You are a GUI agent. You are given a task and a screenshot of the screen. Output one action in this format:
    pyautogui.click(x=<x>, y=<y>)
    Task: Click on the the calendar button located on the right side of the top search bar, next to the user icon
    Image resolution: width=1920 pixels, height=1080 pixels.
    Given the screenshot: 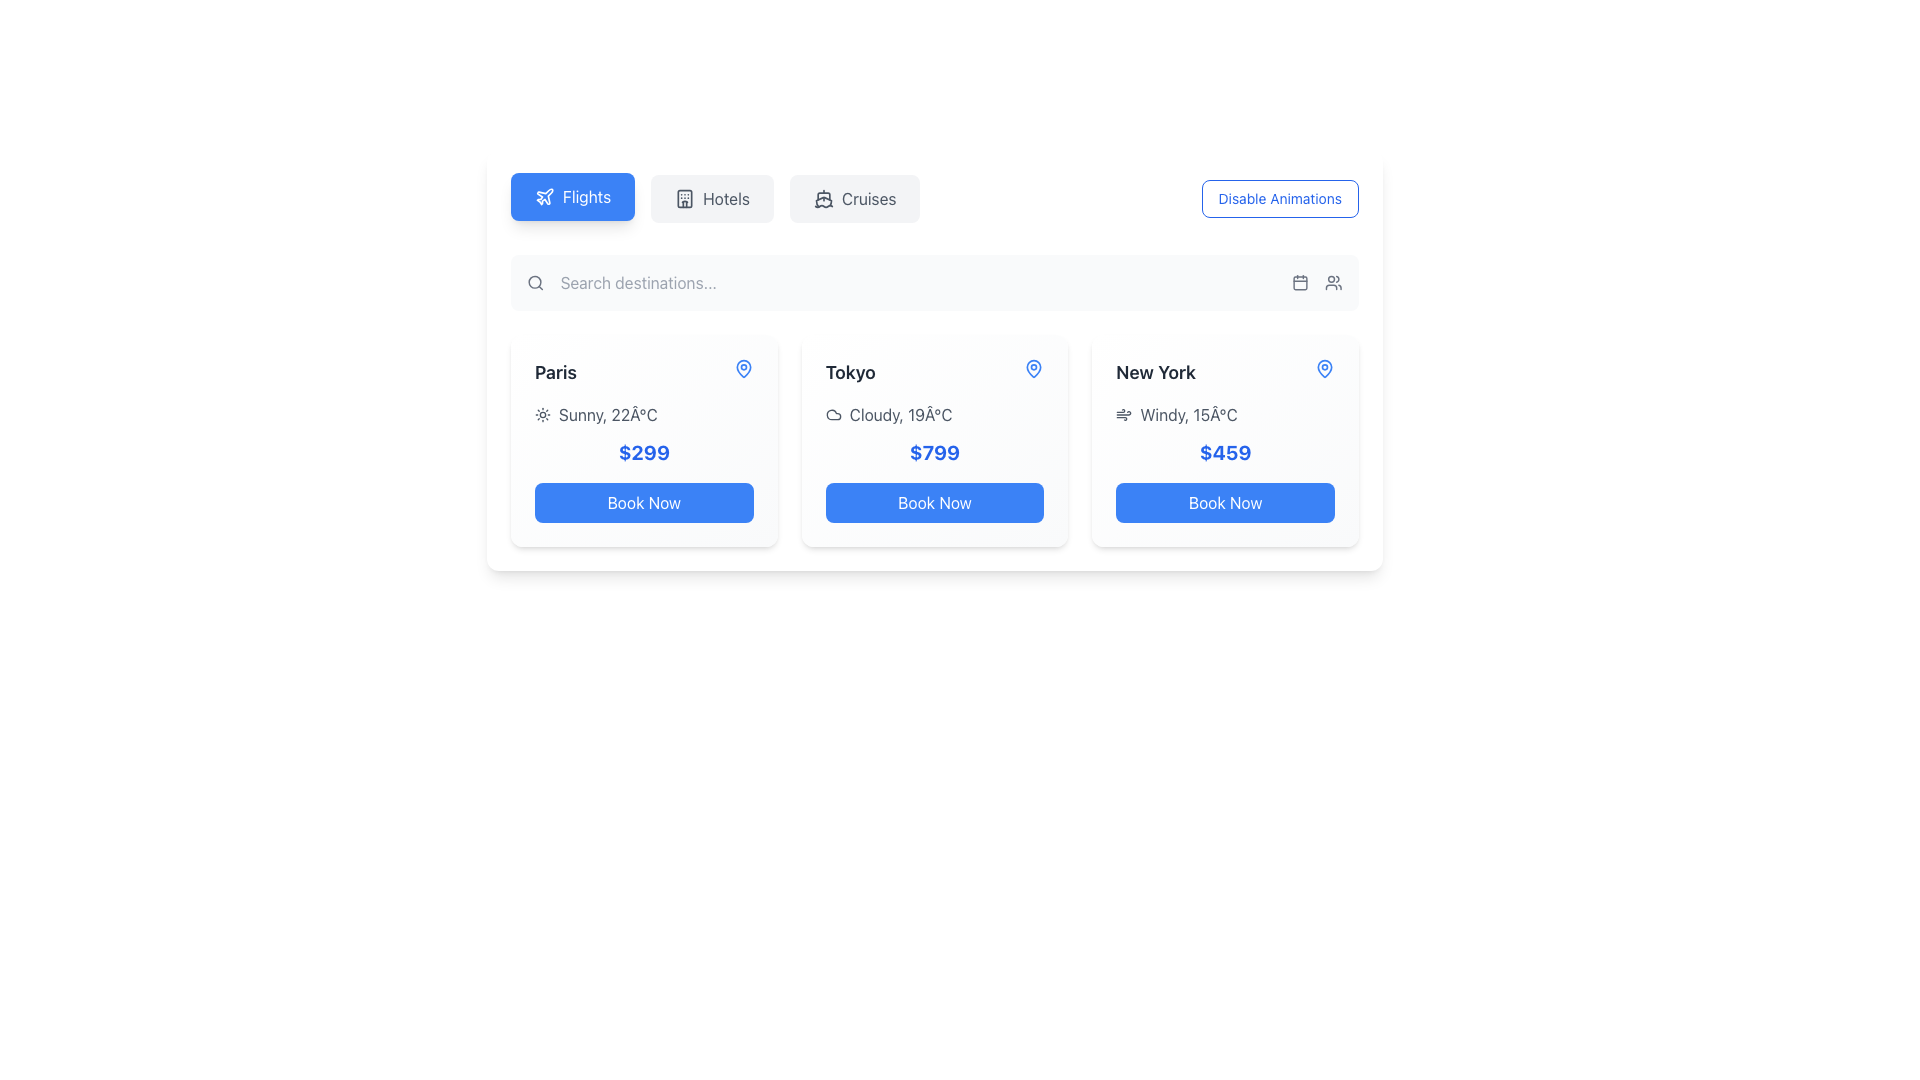 What is the action you would take?
    pyautogui.click(x=1300, y=282)
    